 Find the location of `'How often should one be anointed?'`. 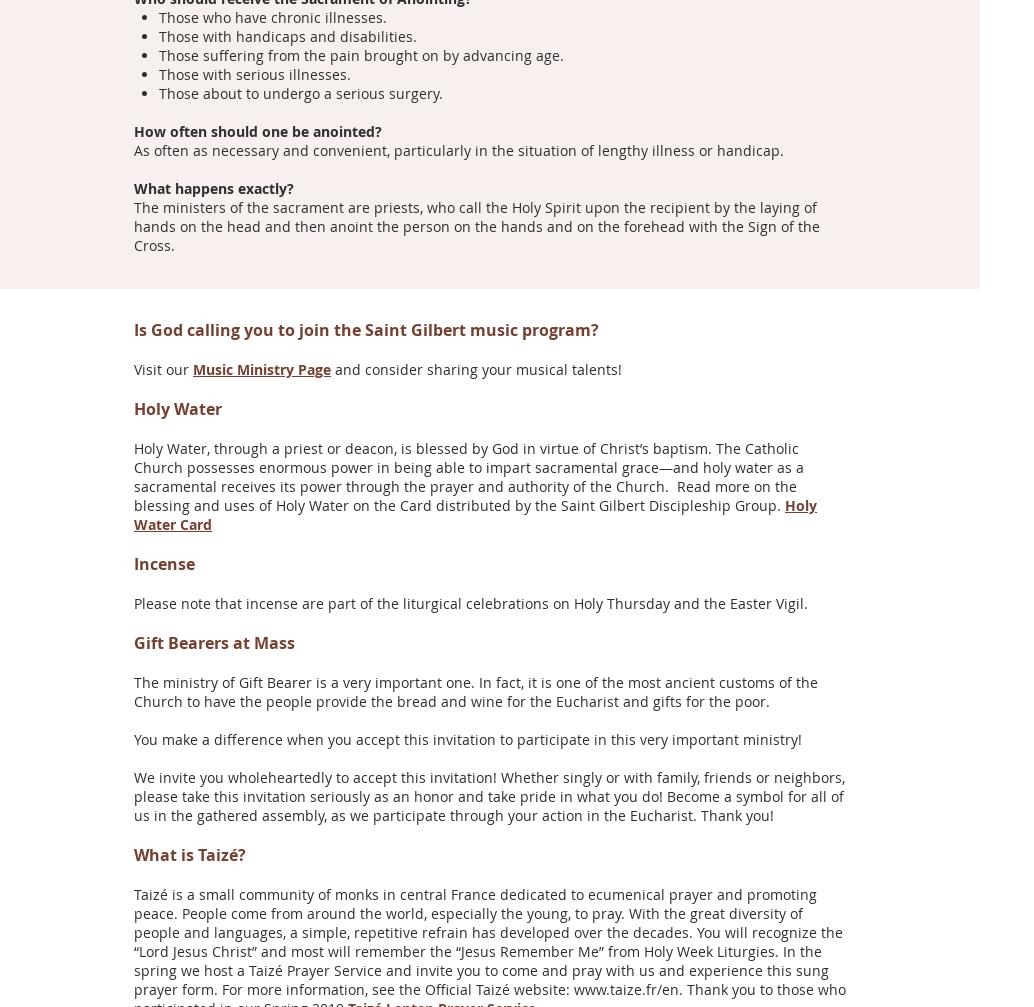

'How often should one be anointed?' is located at coordinates (257, 130).